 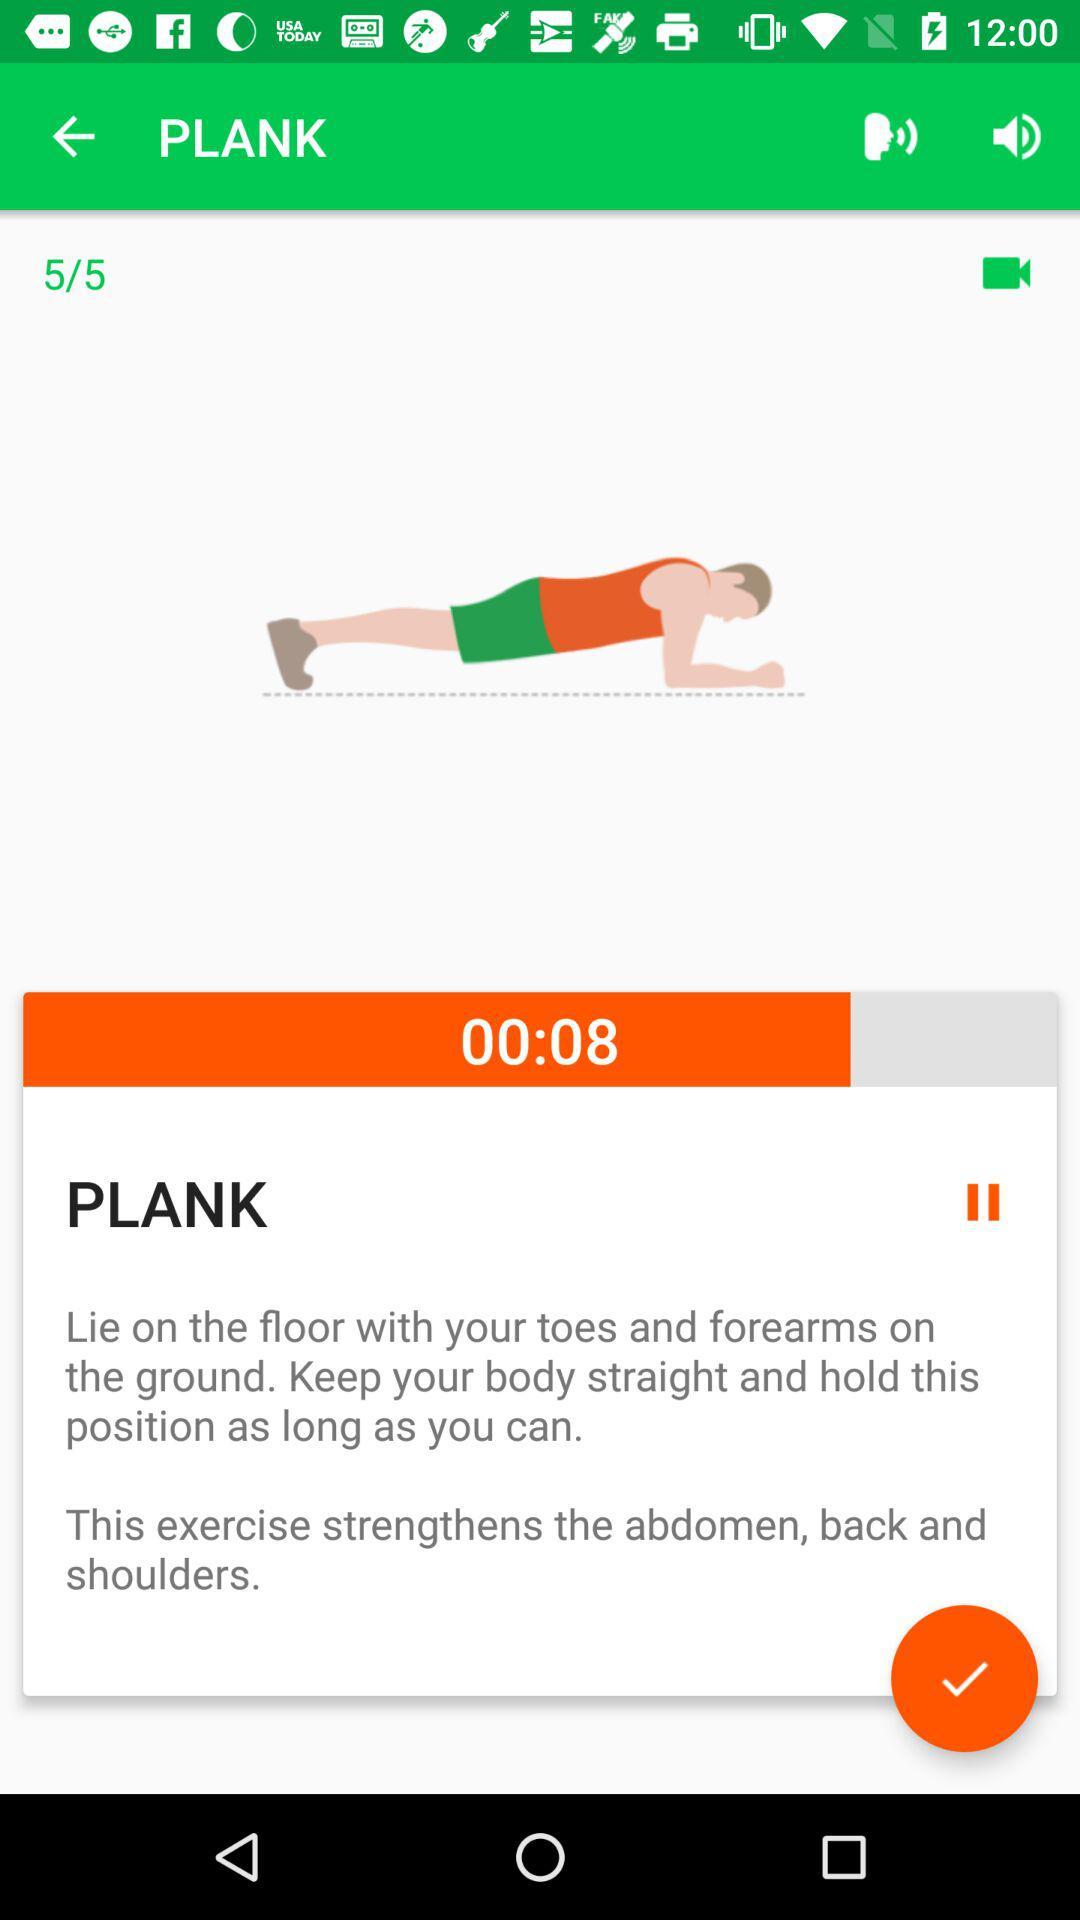 What do you see at coordinates (963, 1678) in the screenshot?
I see `the item at the bottom right corner` at bounding box center [963, 1678].